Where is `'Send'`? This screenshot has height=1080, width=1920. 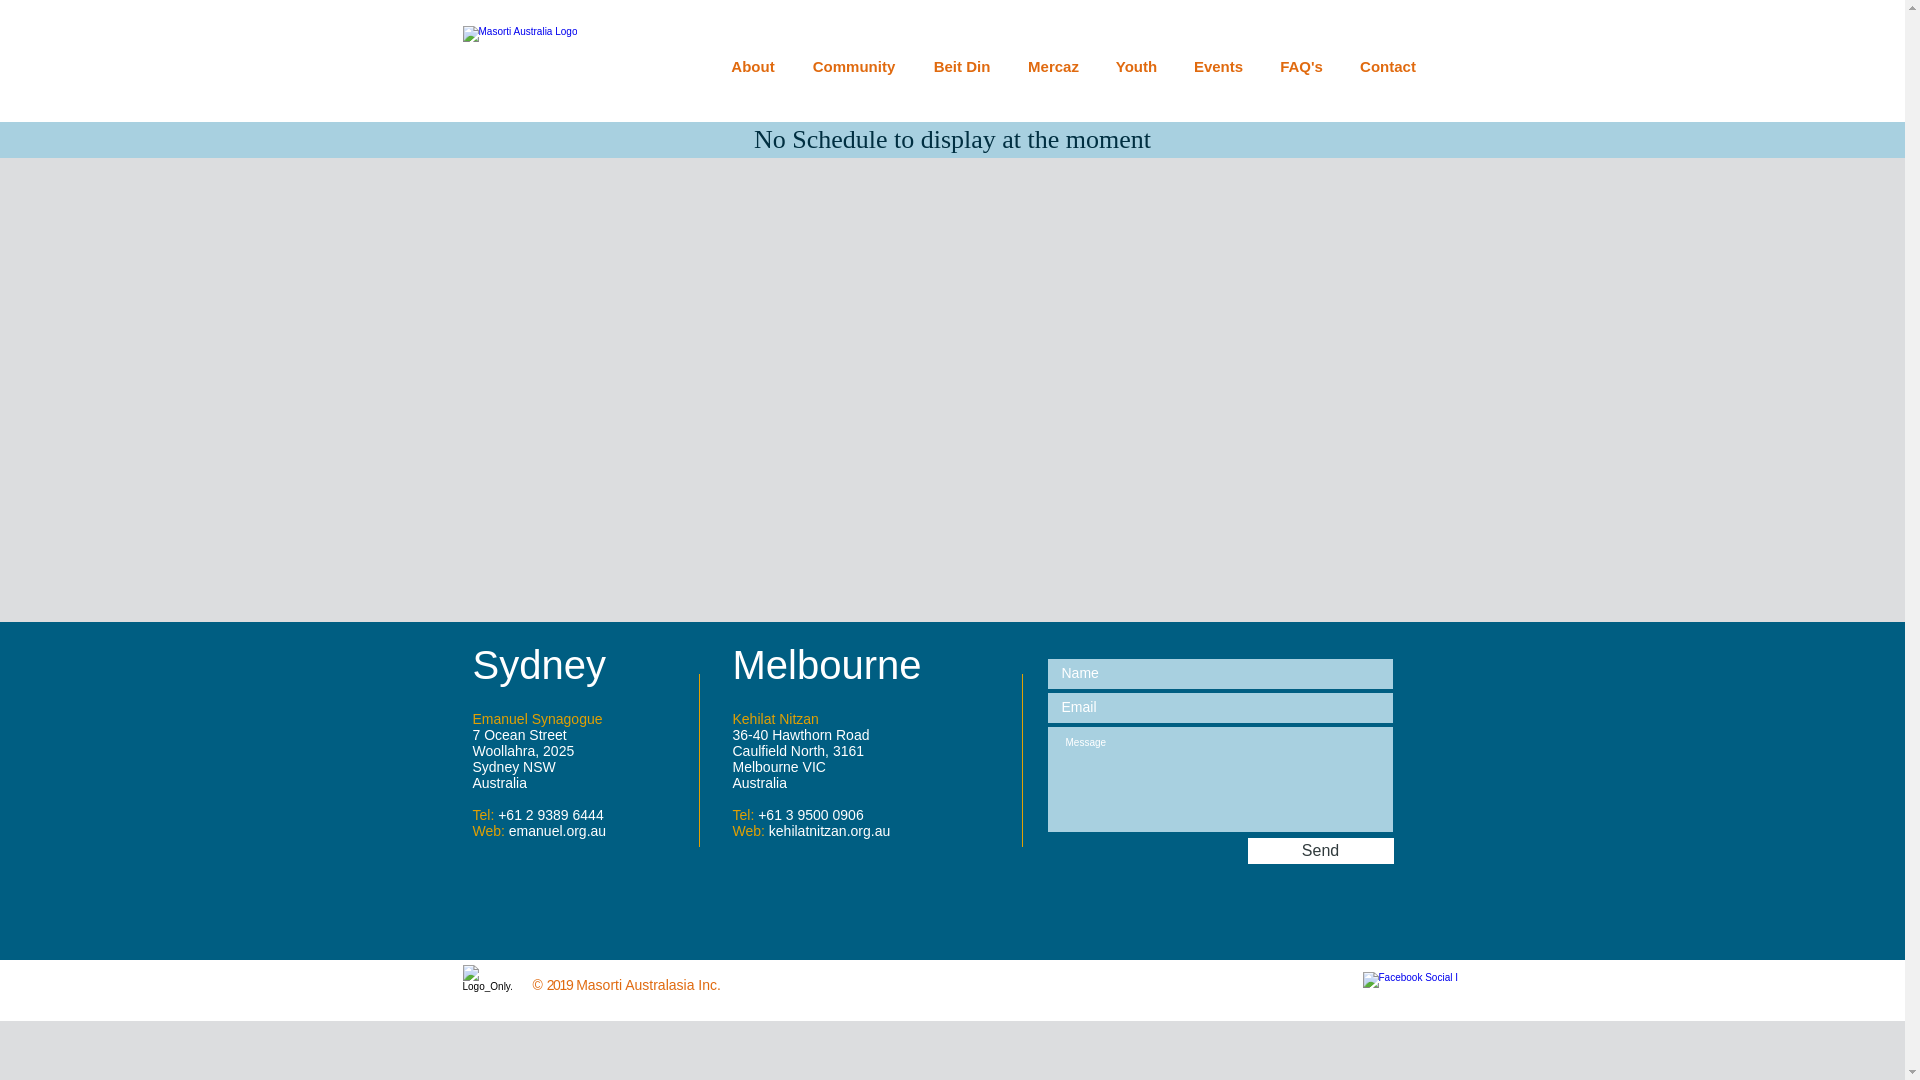
'Send' is located at coordinates (1320, 851).